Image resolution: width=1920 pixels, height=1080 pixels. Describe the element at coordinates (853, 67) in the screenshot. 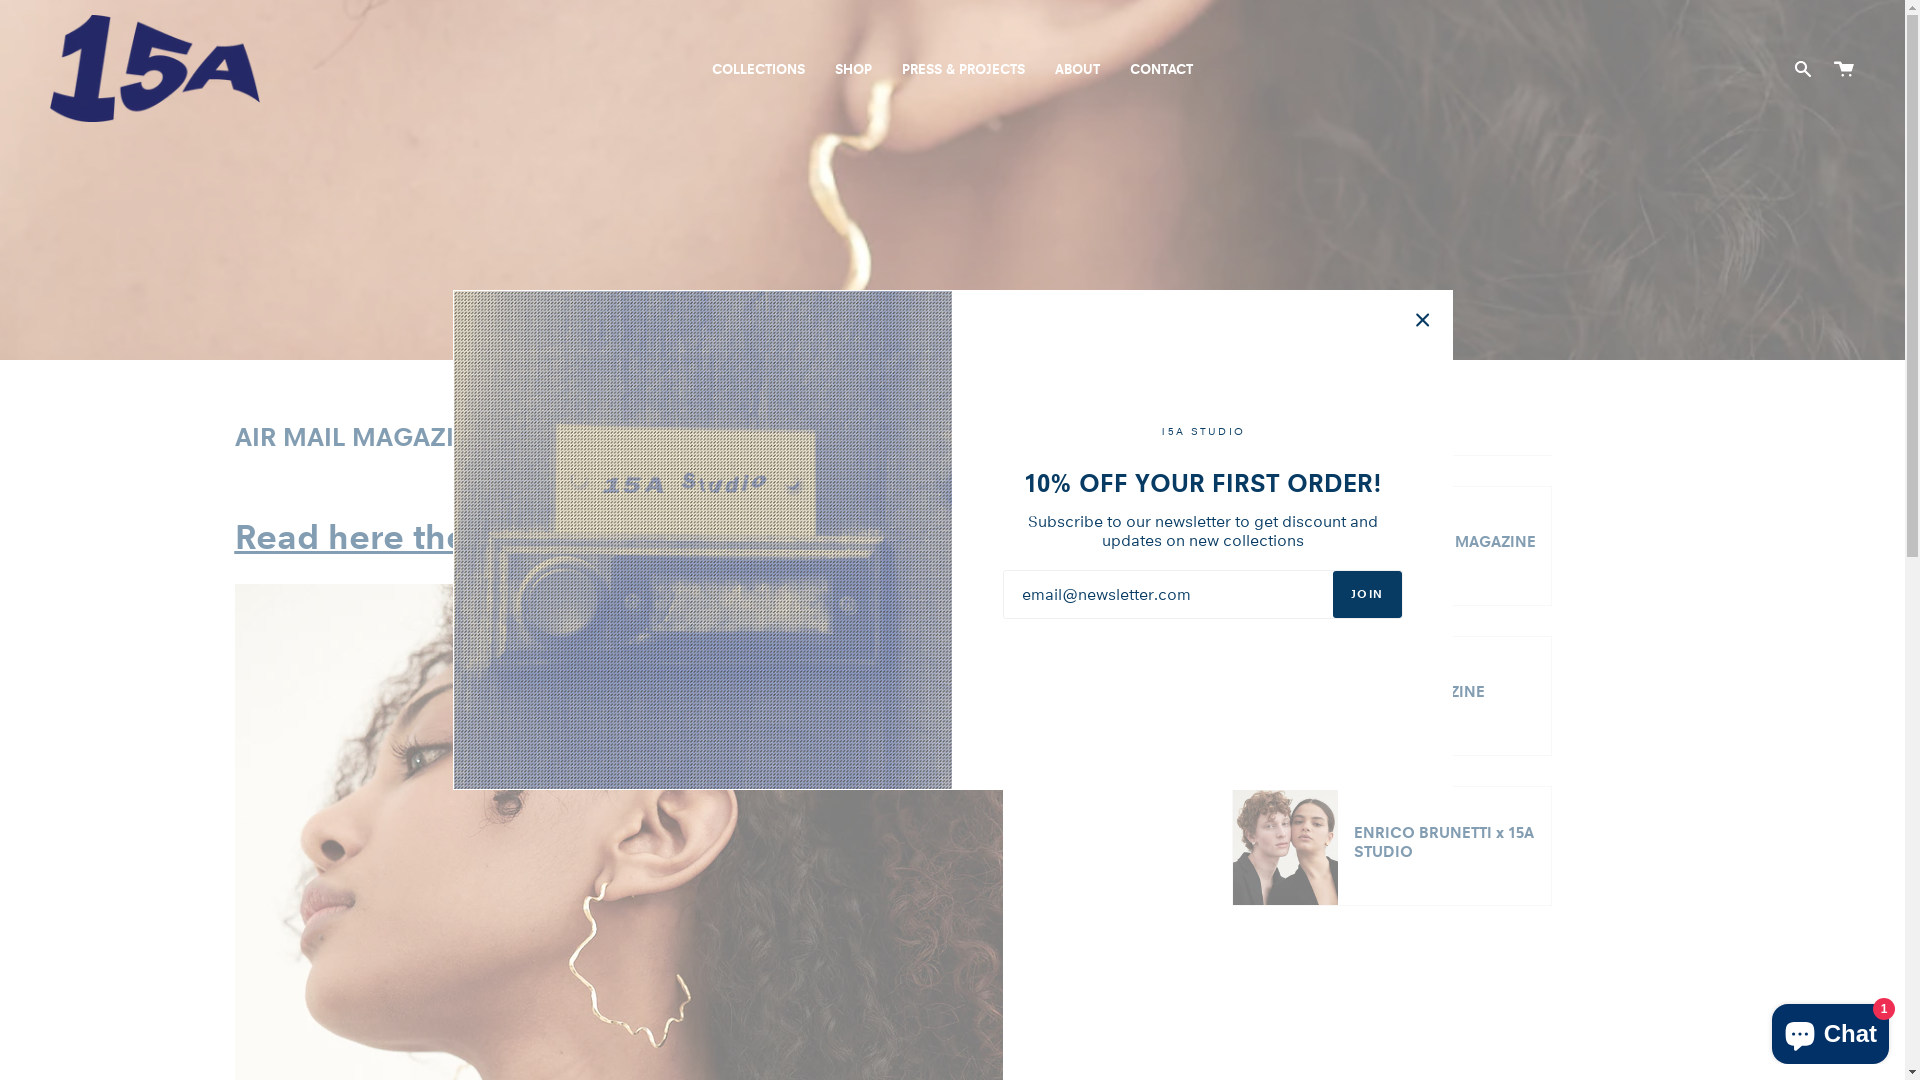

I see `'SHOP'` at that location.